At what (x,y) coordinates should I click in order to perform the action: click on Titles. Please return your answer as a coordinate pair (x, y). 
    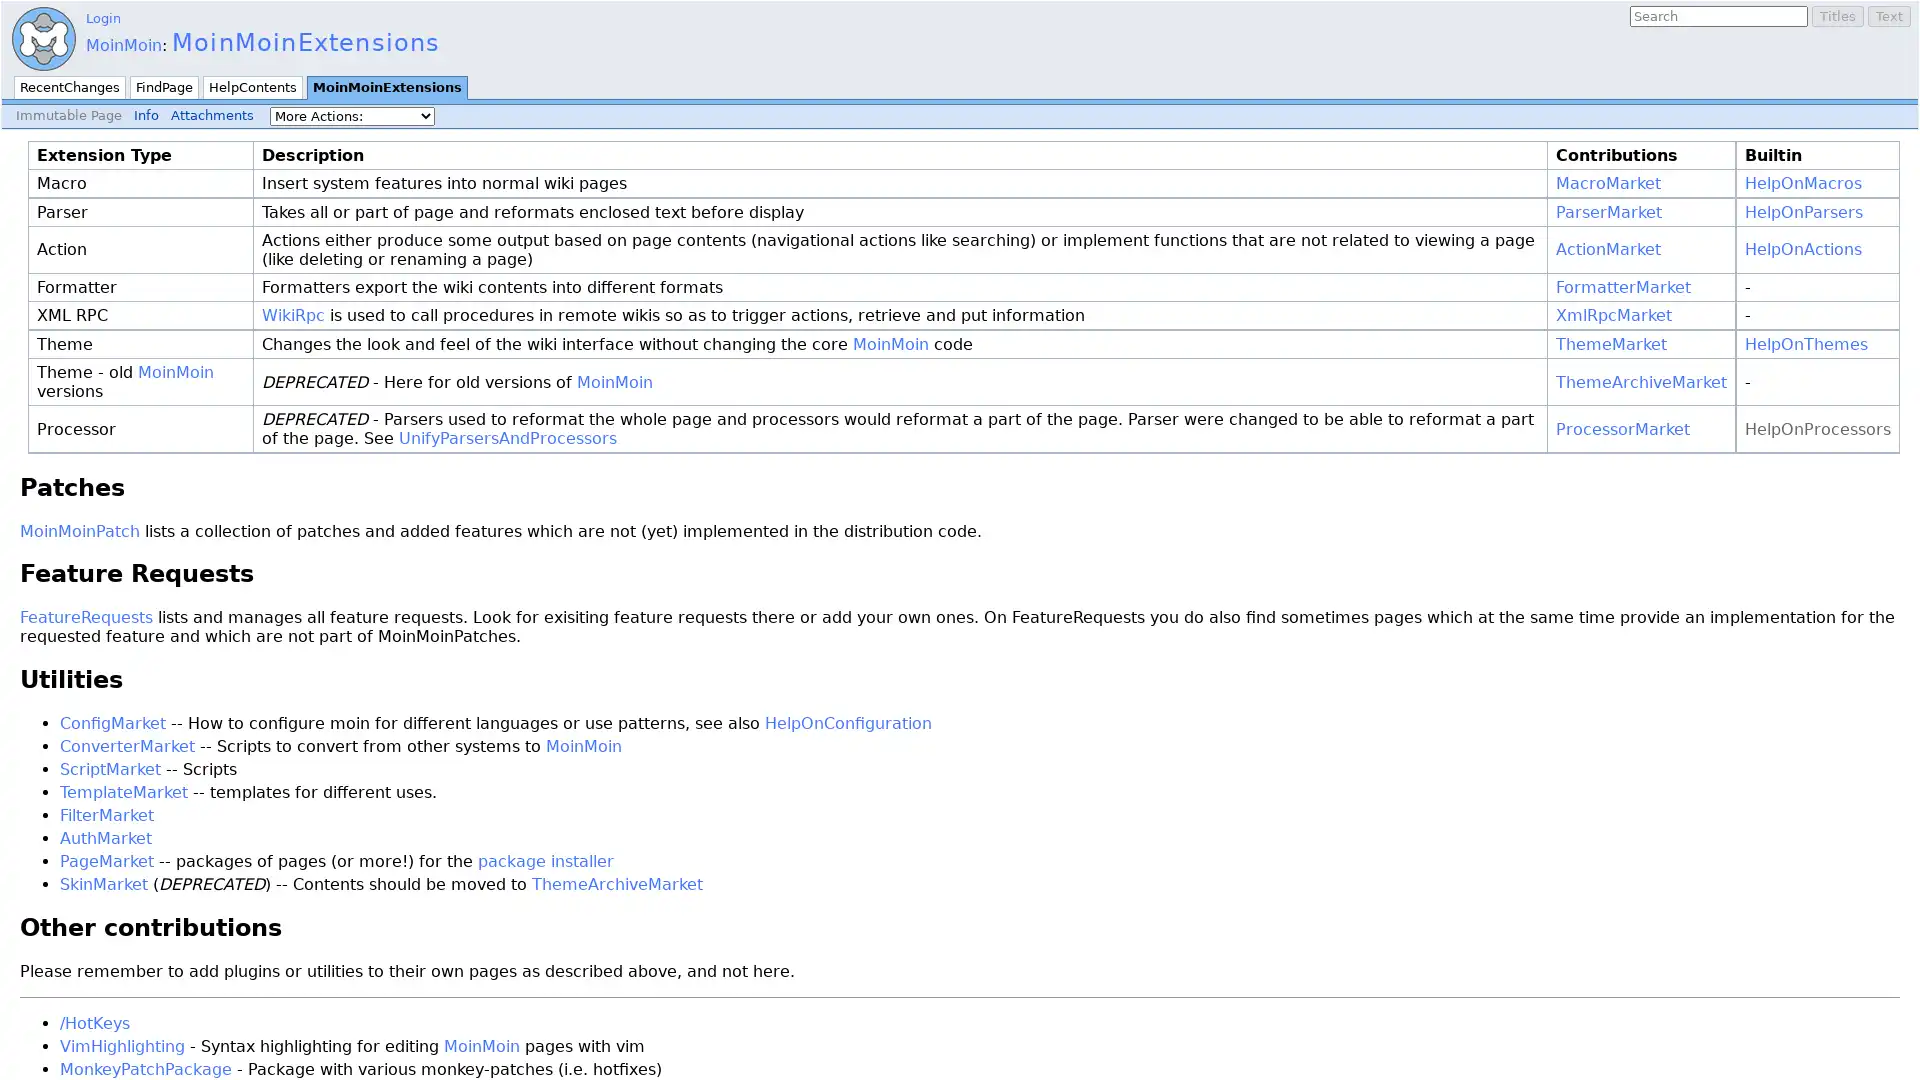
    Looking at the image, I should click on (1838, 16).